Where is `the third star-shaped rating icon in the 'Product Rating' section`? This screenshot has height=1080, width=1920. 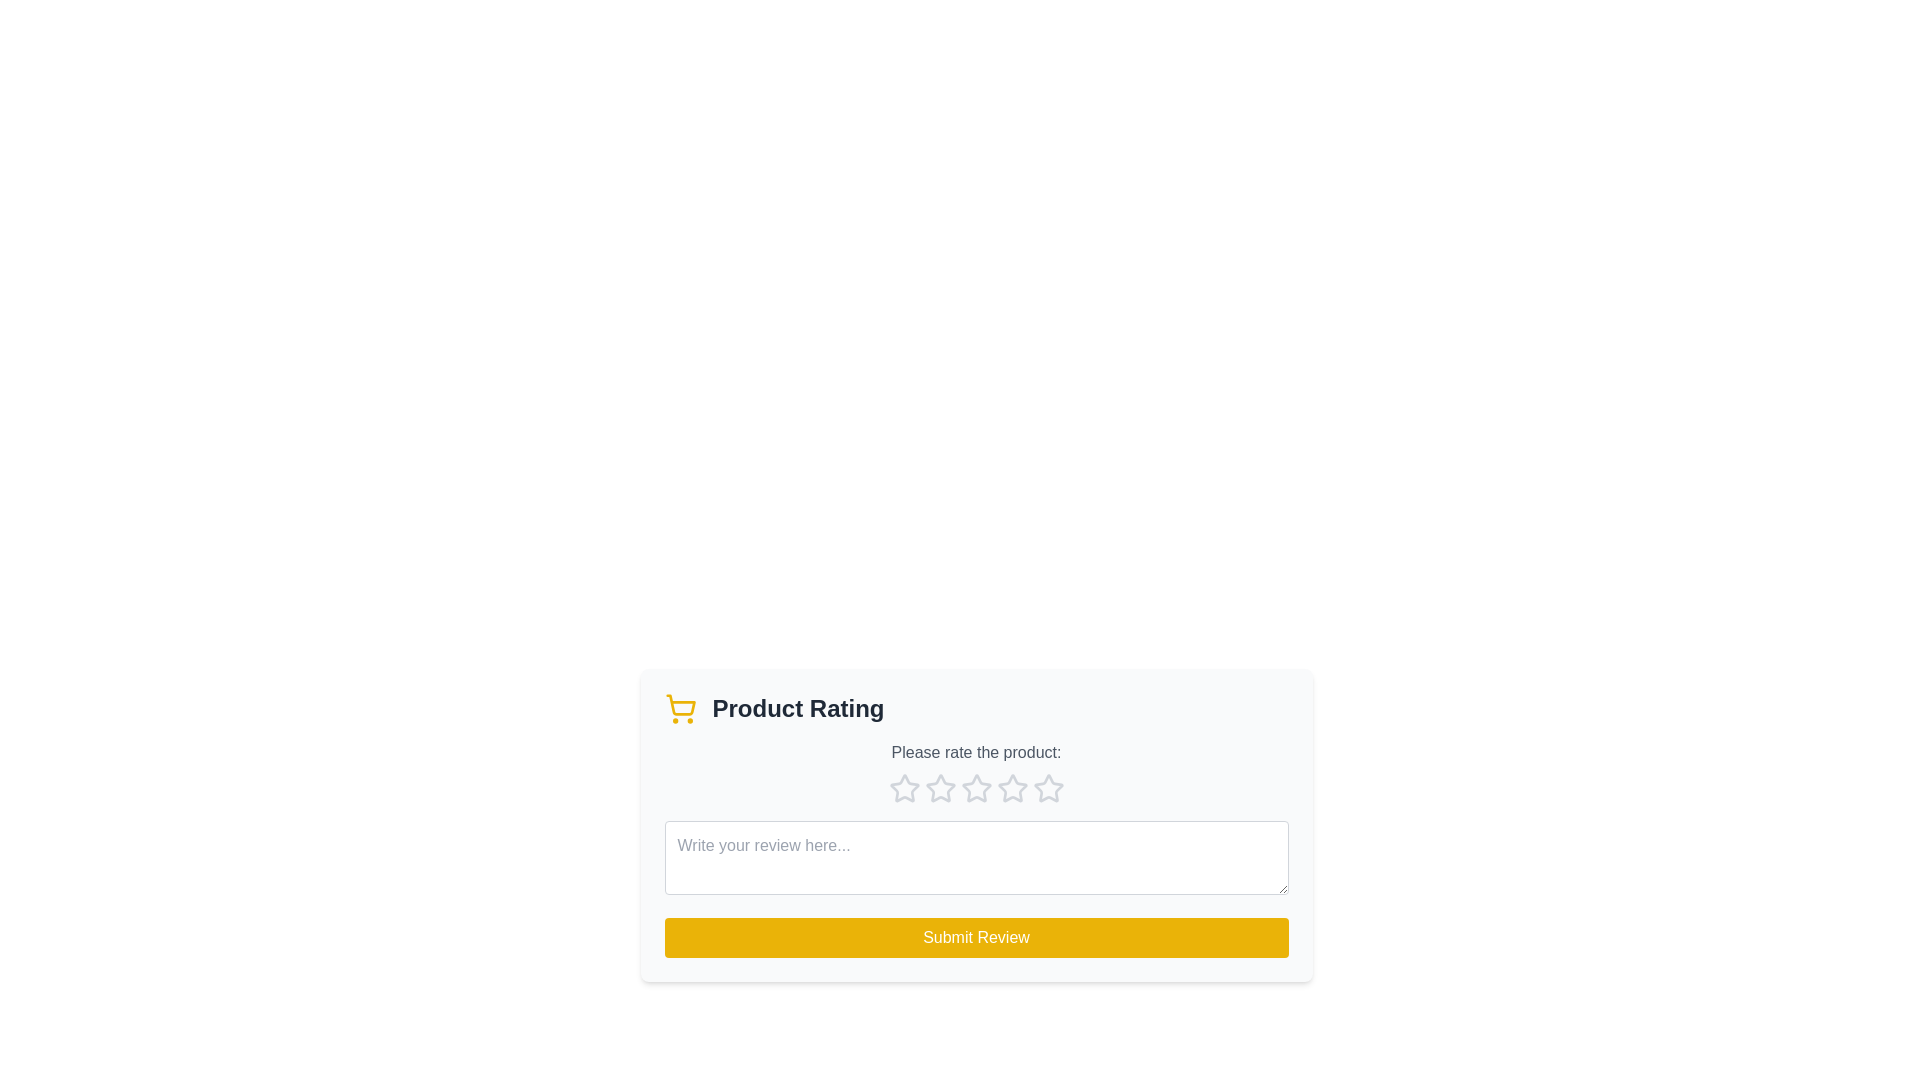 the third star-shaped rating icon in the 'Product Rating' section is located at coordinates (976, 788).